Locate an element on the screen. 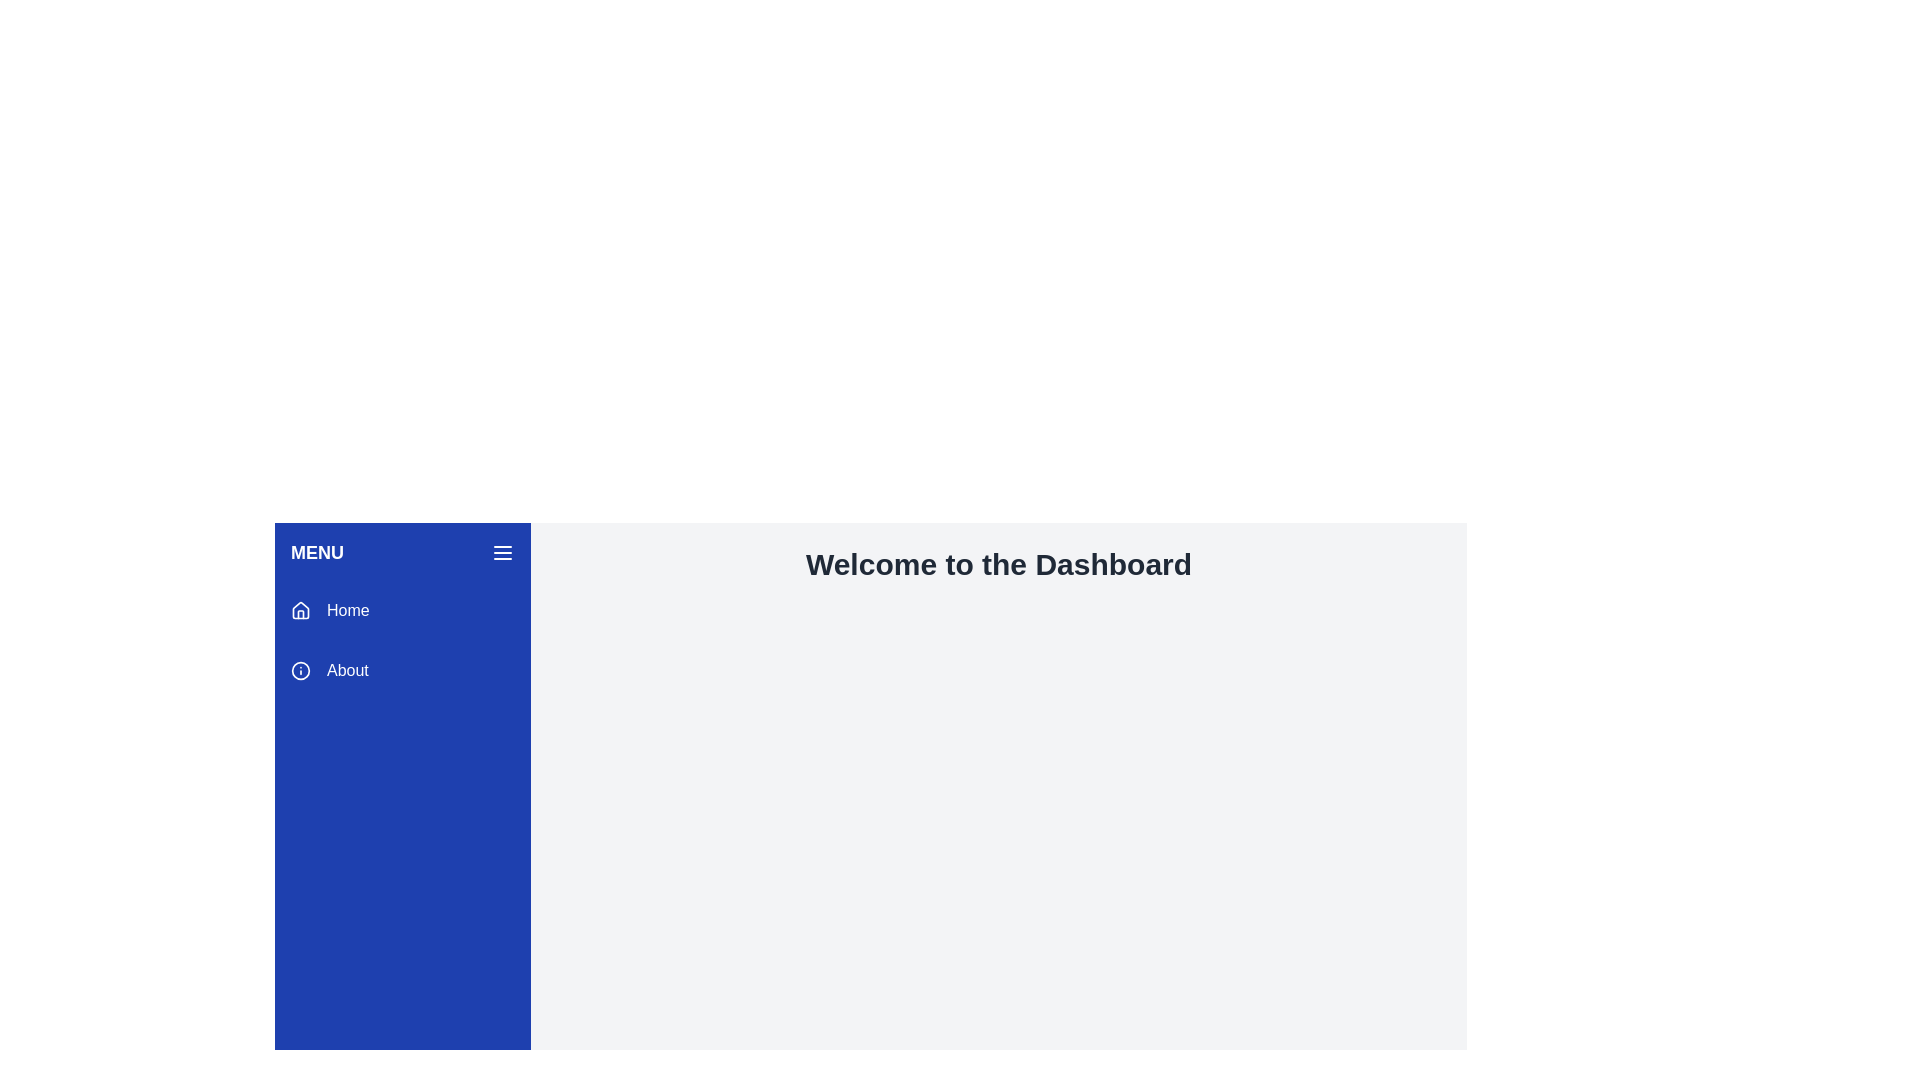 This screenshot has height=1080, width=1920. the circular icon with a blue border resembling an 'info' symbol located in the left sidebar, next to the 'About' label is located at coordinates (300, 671).